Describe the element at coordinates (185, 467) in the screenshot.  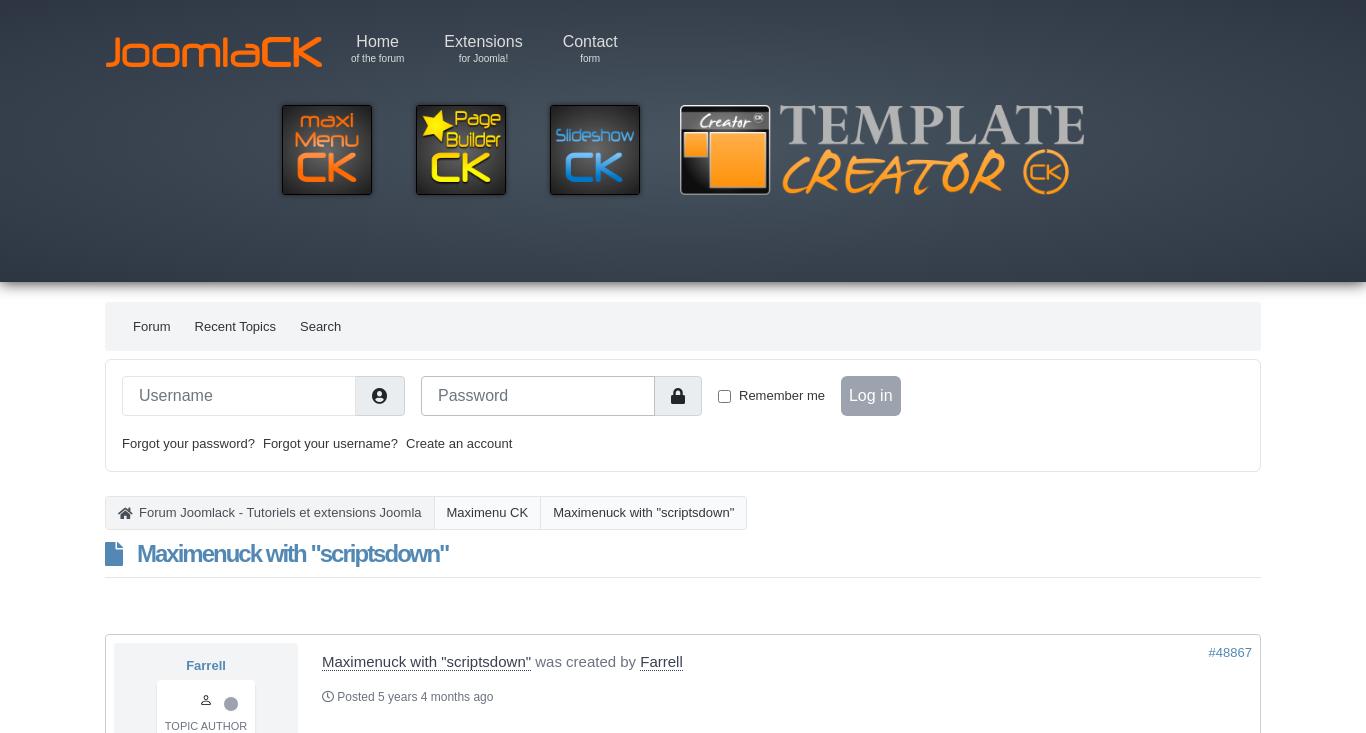
I see `'Prev'` at that location.